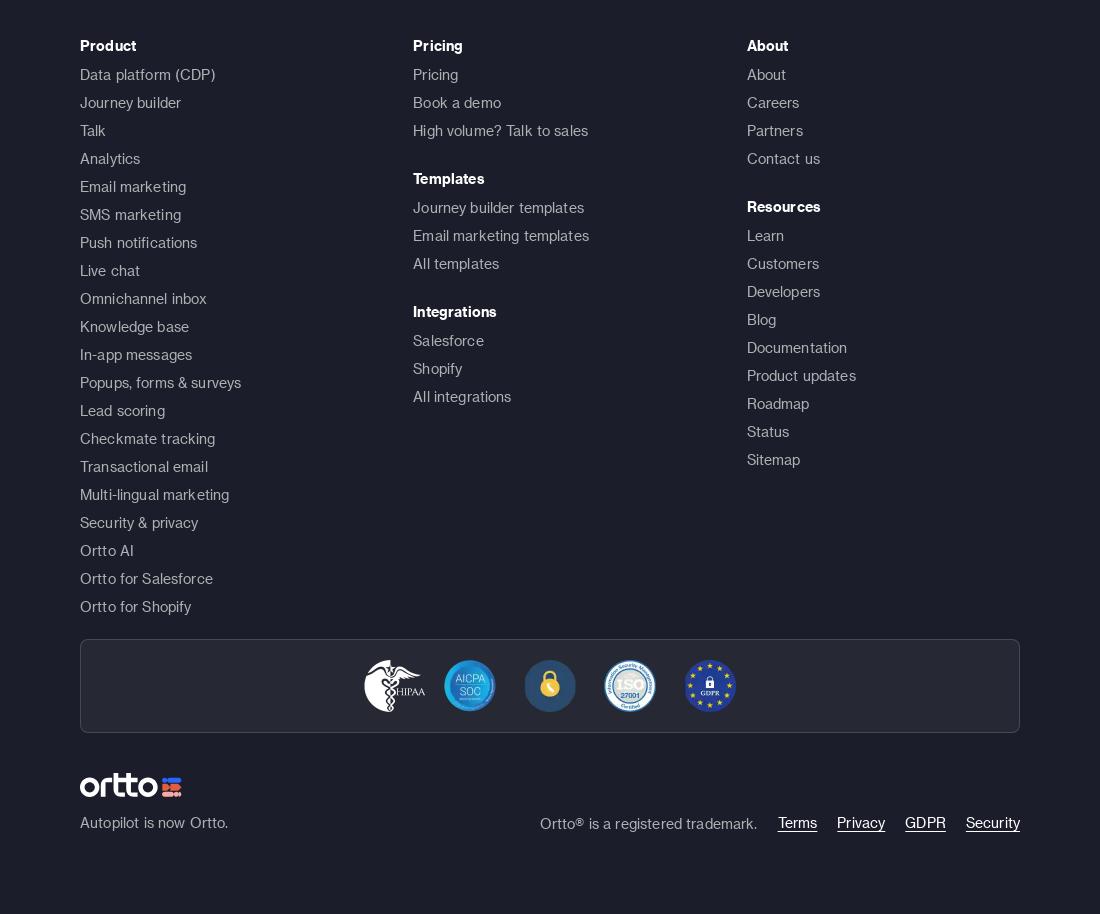 This screenshot has height=914, width=1100. Describe the element at coordinates (107, 549) in the screenshot. I see `'Ortto AI'` at that location.